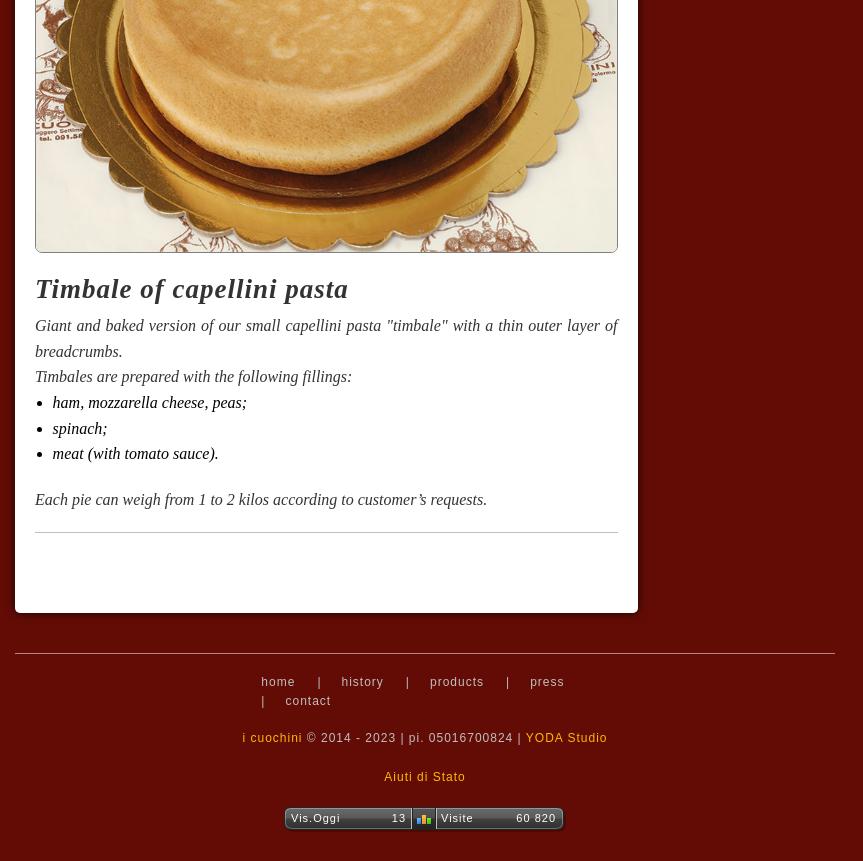 The image size is (863, 861). What do you see at coordinates (133, 452) in the screenshot?
I see `'meat (with tomato sauce).'` at bounding box center [133, 452].